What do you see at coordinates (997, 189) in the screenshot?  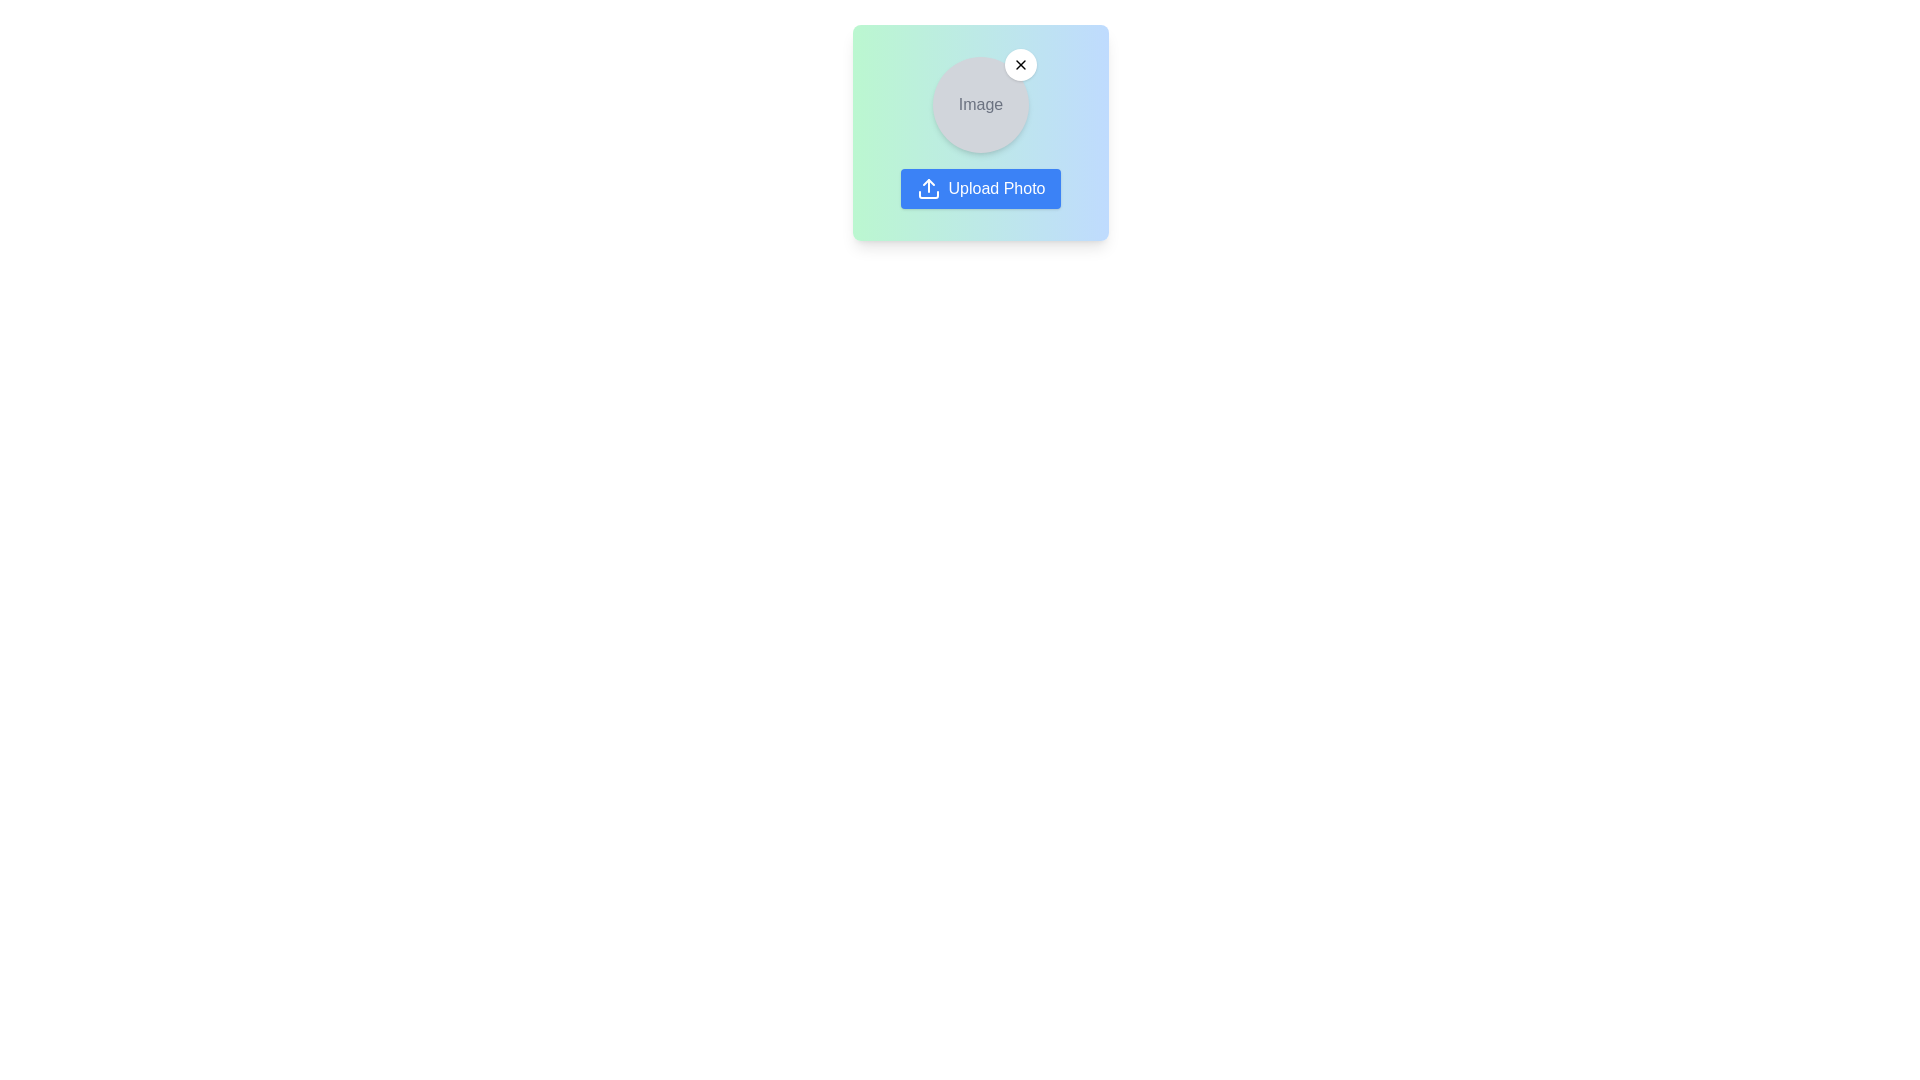 I see `the button labeled for photo upload, which is located at the bottom-center of the card interface` at bounding box center [997, 189].